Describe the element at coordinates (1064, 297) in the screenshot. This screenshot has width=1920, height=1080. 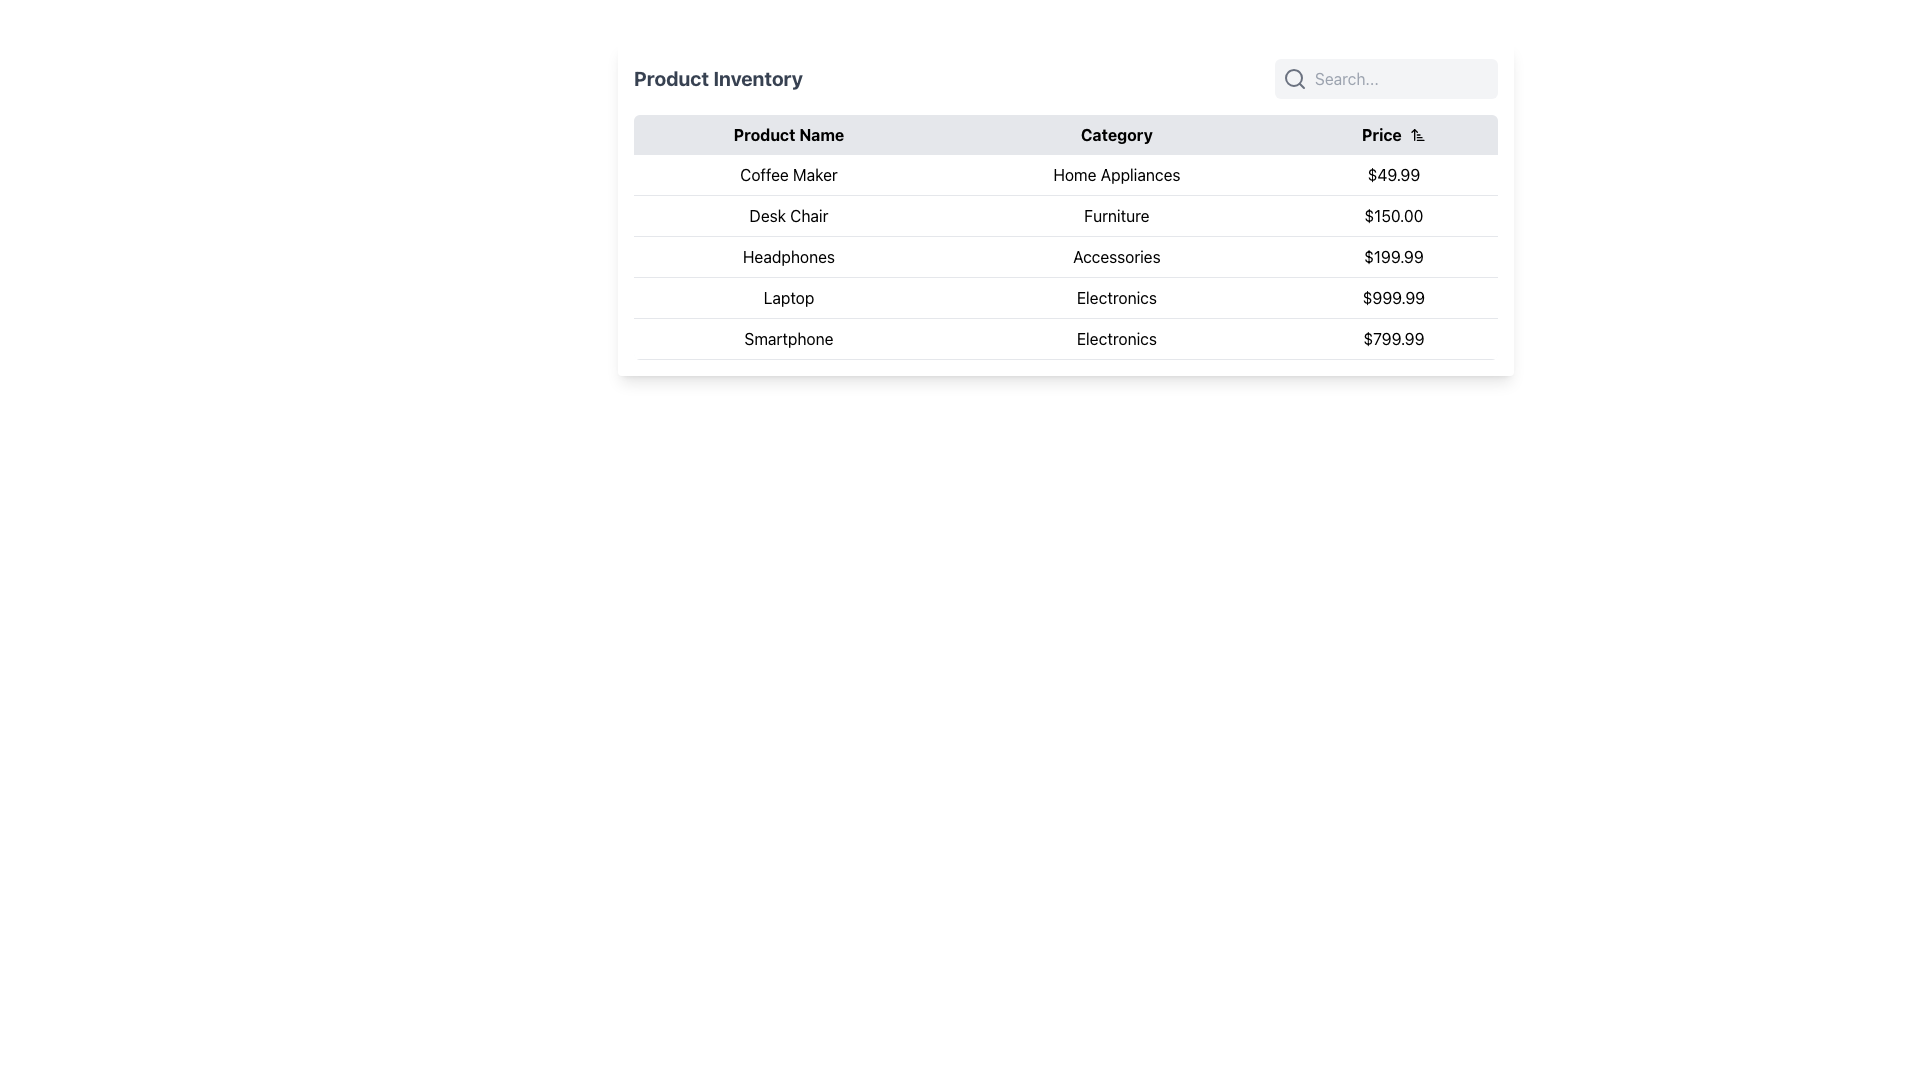
I see `the fourth row in the 'Product Inventory' table, which contains 'Laptop', 'Electronics', and '$999.99'` at that location.